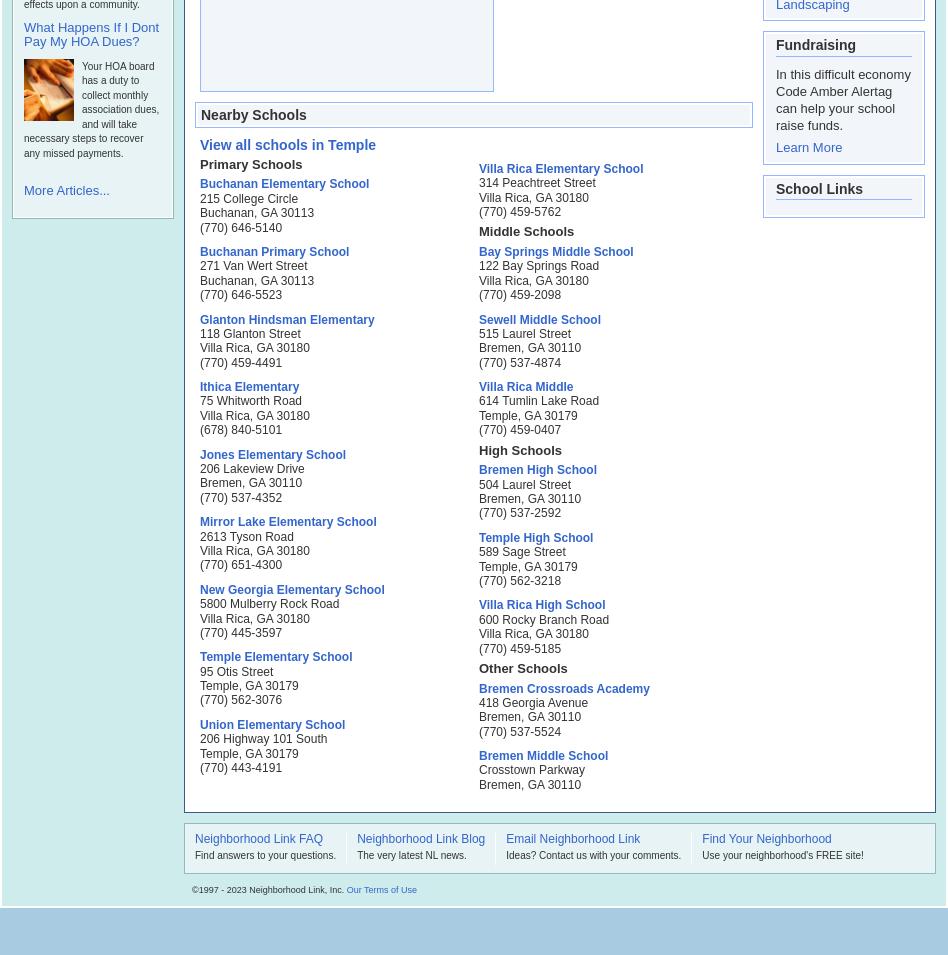 This screenshot has height=955, width=948. Describe the element at coordinates (543, 754) in the screenshot. I see `'Bremen Middle School'` at that location.